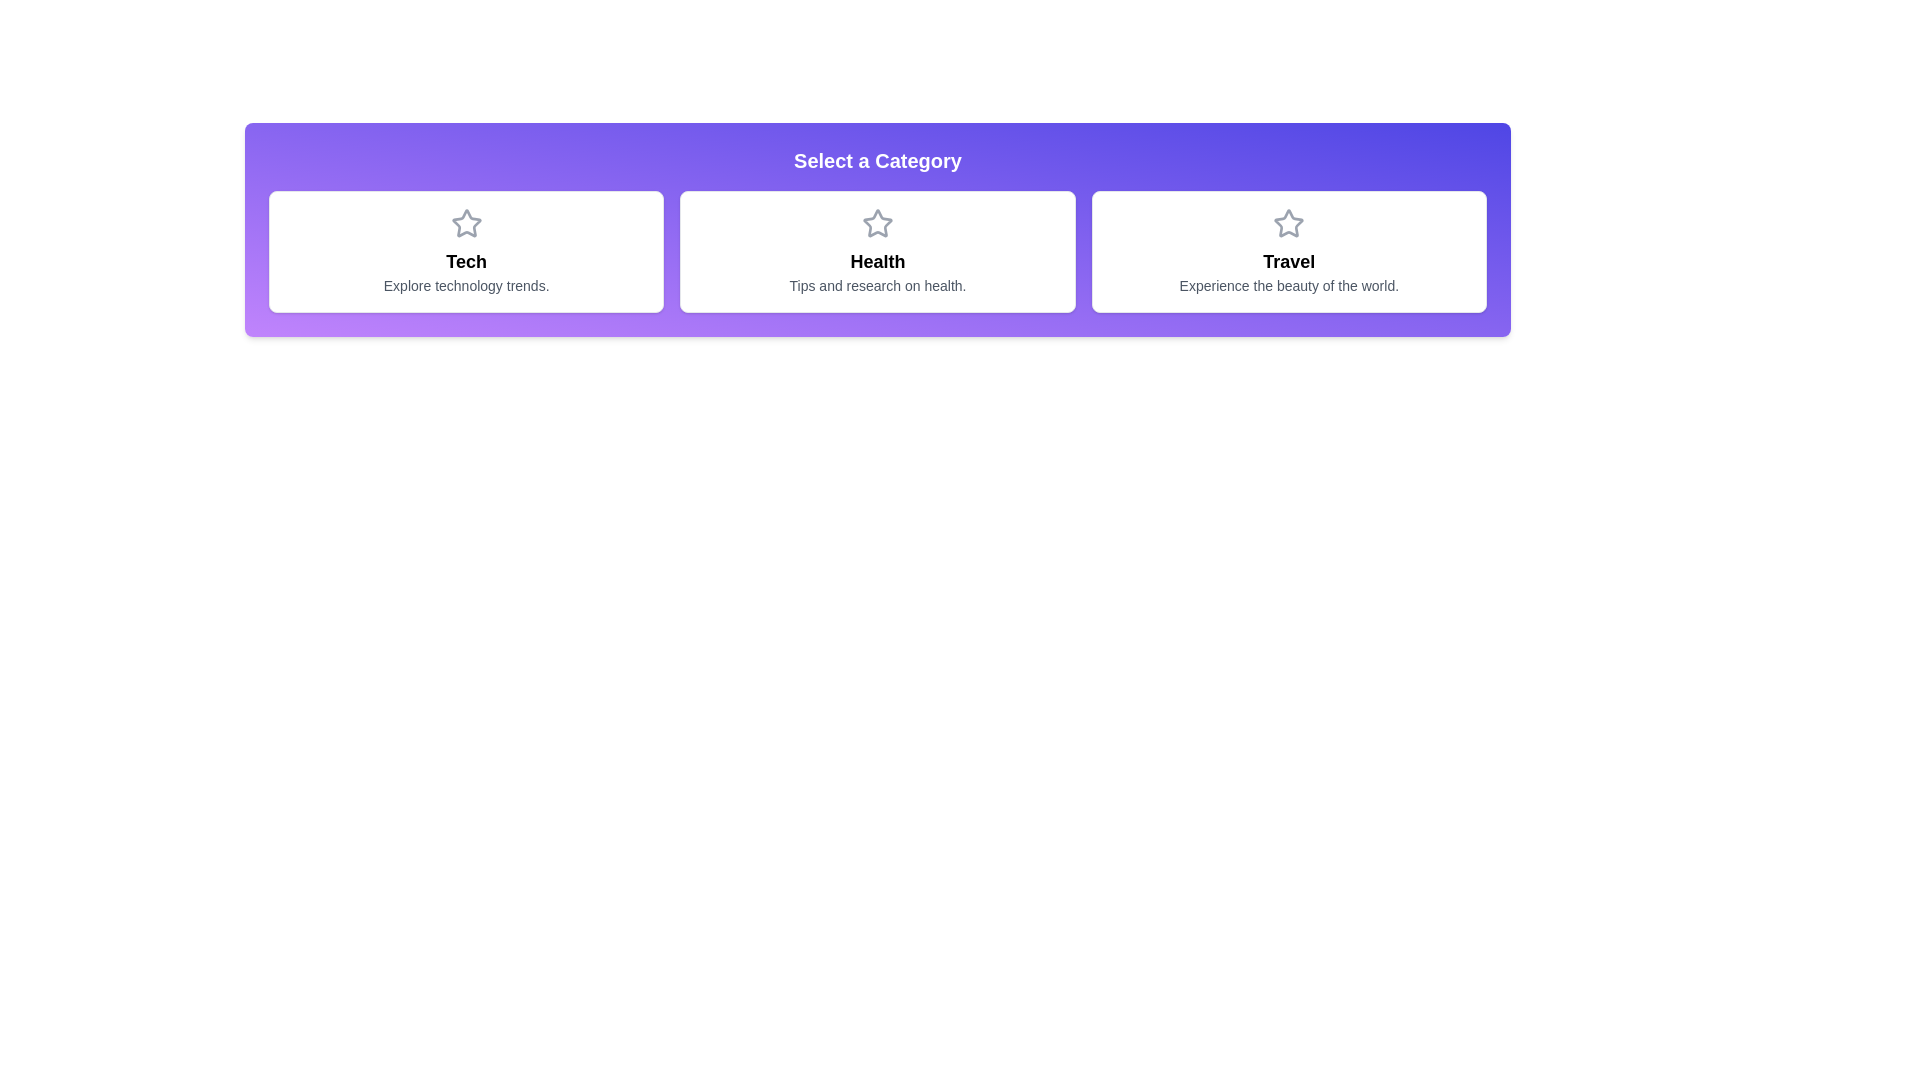  Describe the element at coordinates (878, 285) in the screenshot. I see `text string that says 'Tips and research on health.' which is located below the bolded heading 'Health' in the centered card` at that location.